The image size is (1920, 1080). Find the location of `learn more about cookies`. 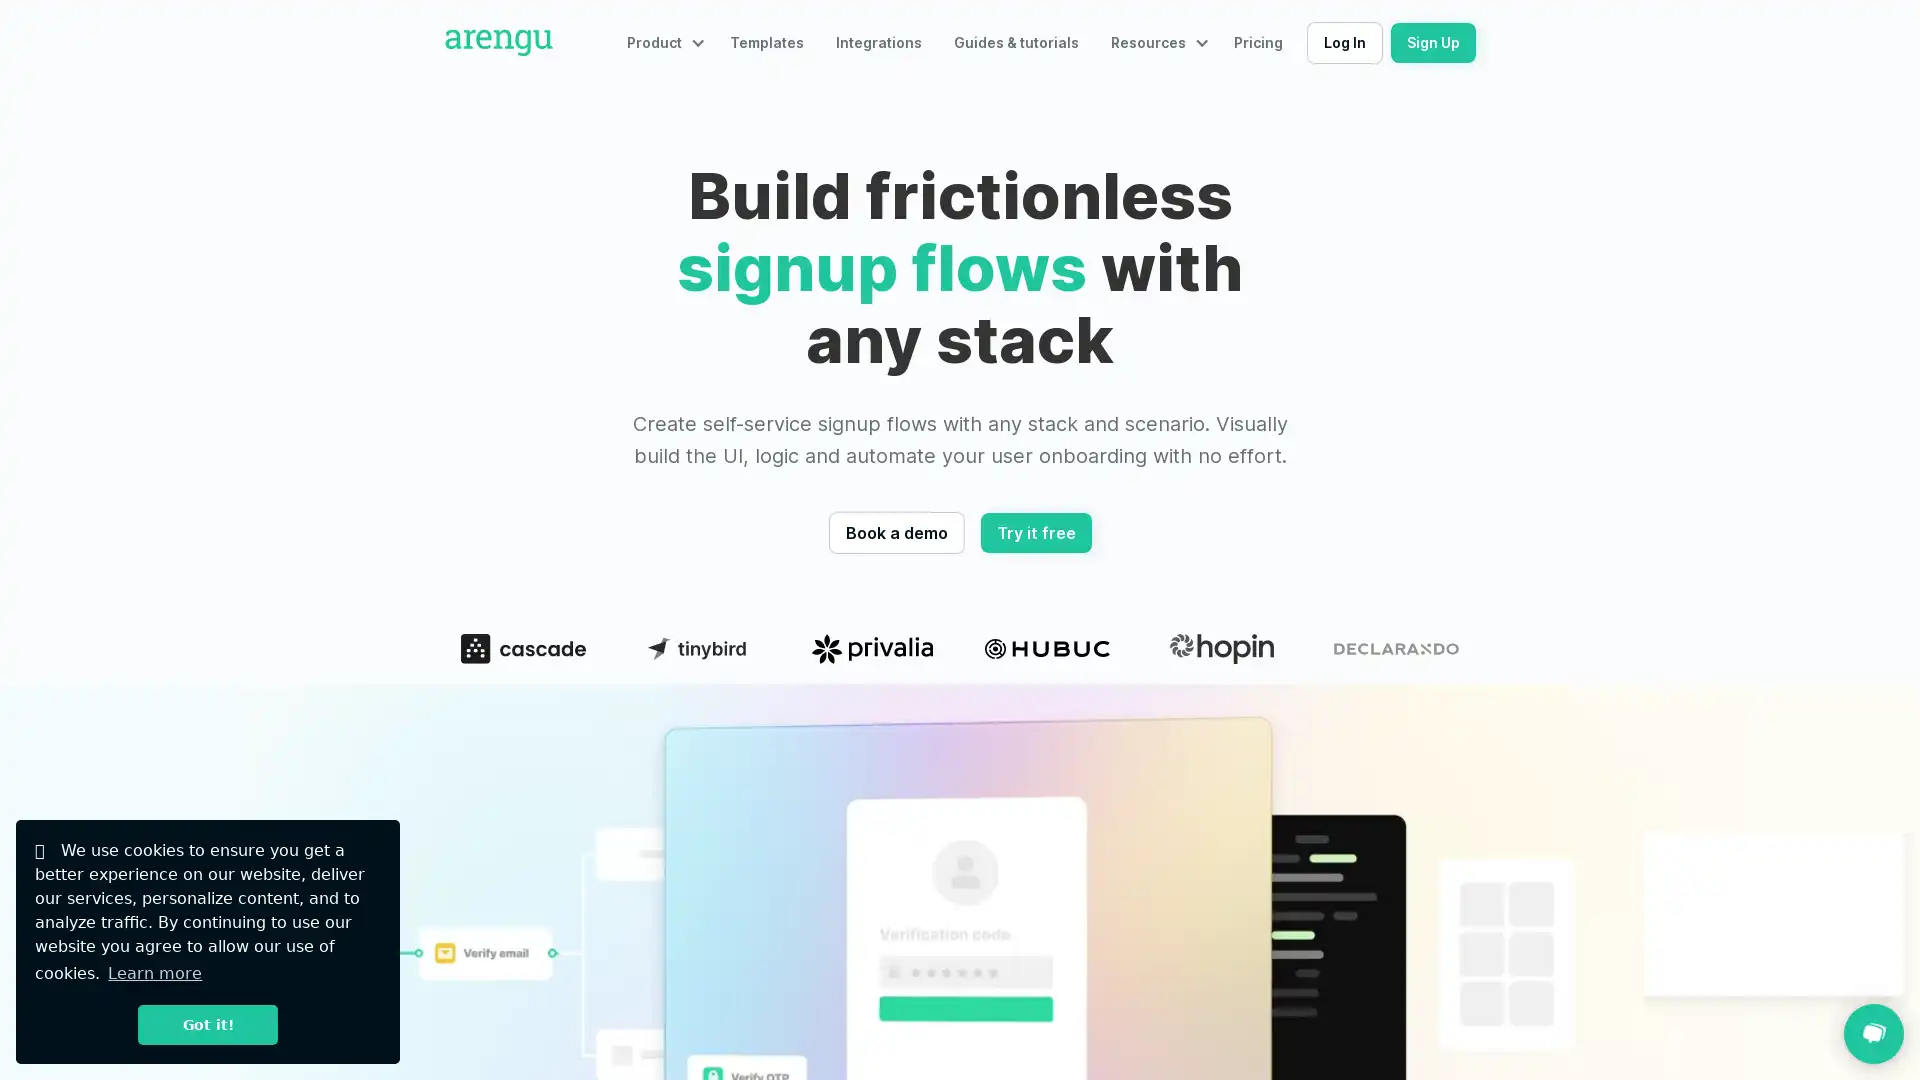

learn more about cookies is located at coordinates (153, 972).